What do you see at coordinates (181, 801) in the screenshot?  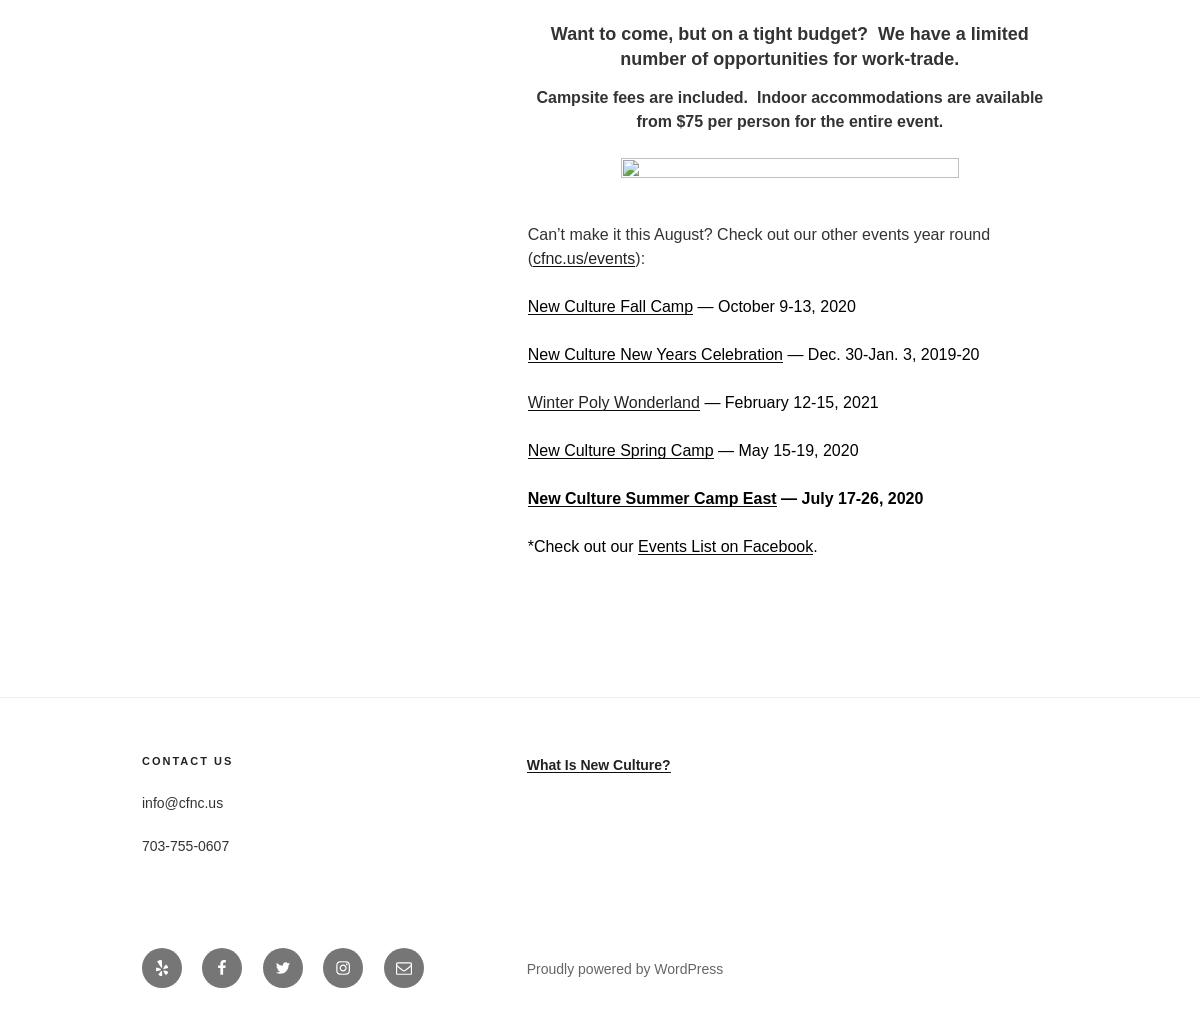 I see `'info@cfnc.us'` at bounding box center [181, 801].